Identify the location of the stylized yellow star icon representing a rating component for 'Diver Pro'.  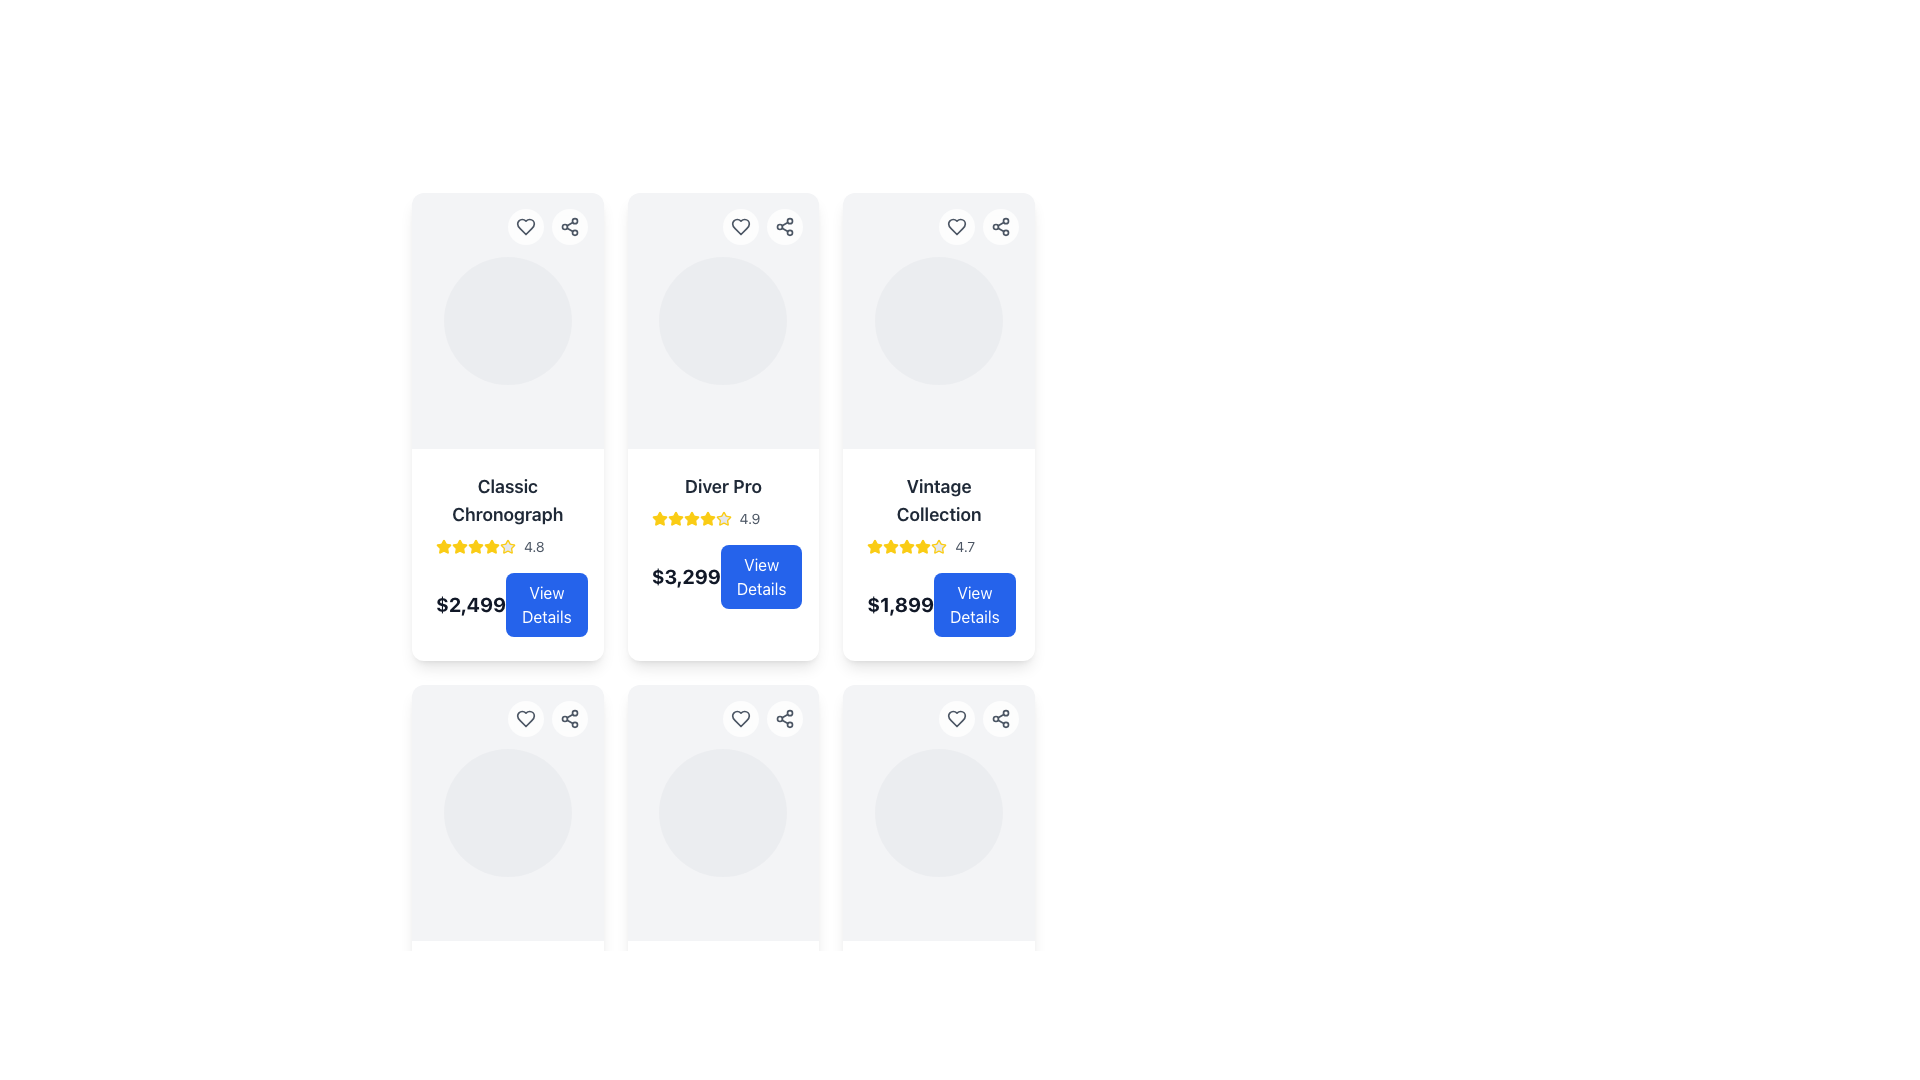
(443, 546).